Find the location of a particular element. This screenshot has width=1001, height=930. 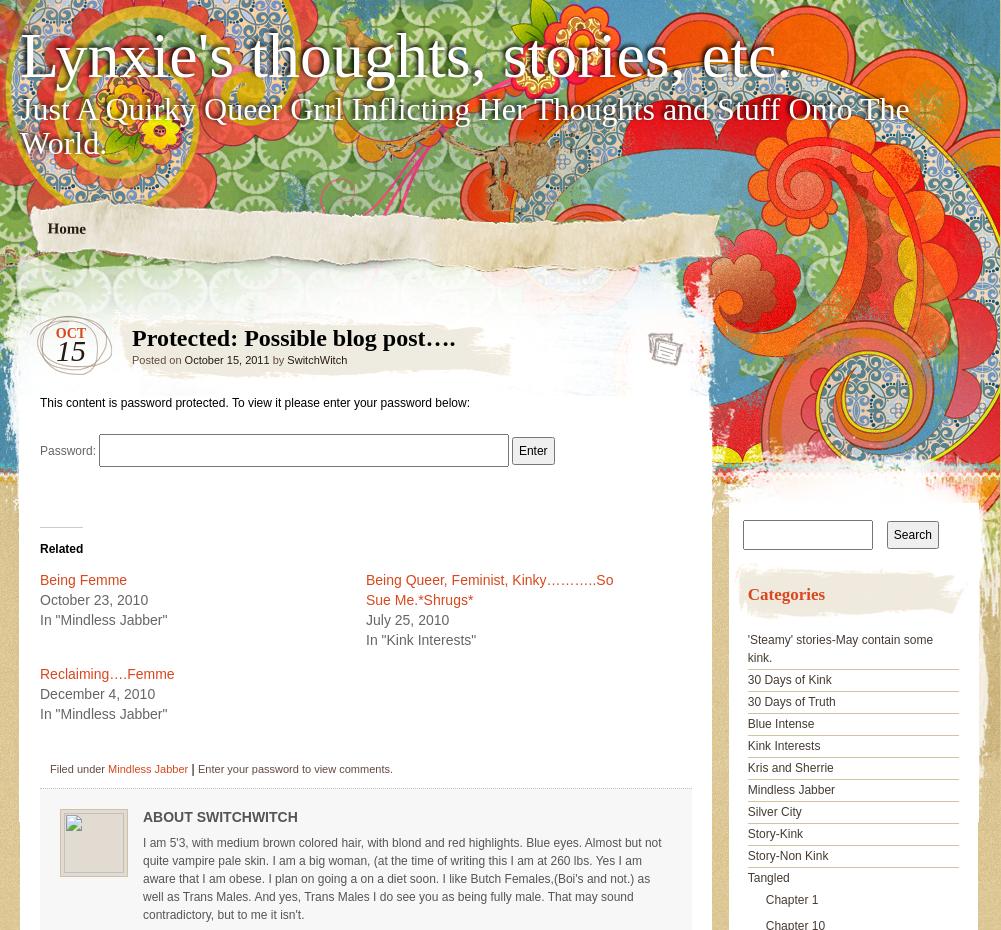

'SwitchWitch' is located at coordinates (317, 359).